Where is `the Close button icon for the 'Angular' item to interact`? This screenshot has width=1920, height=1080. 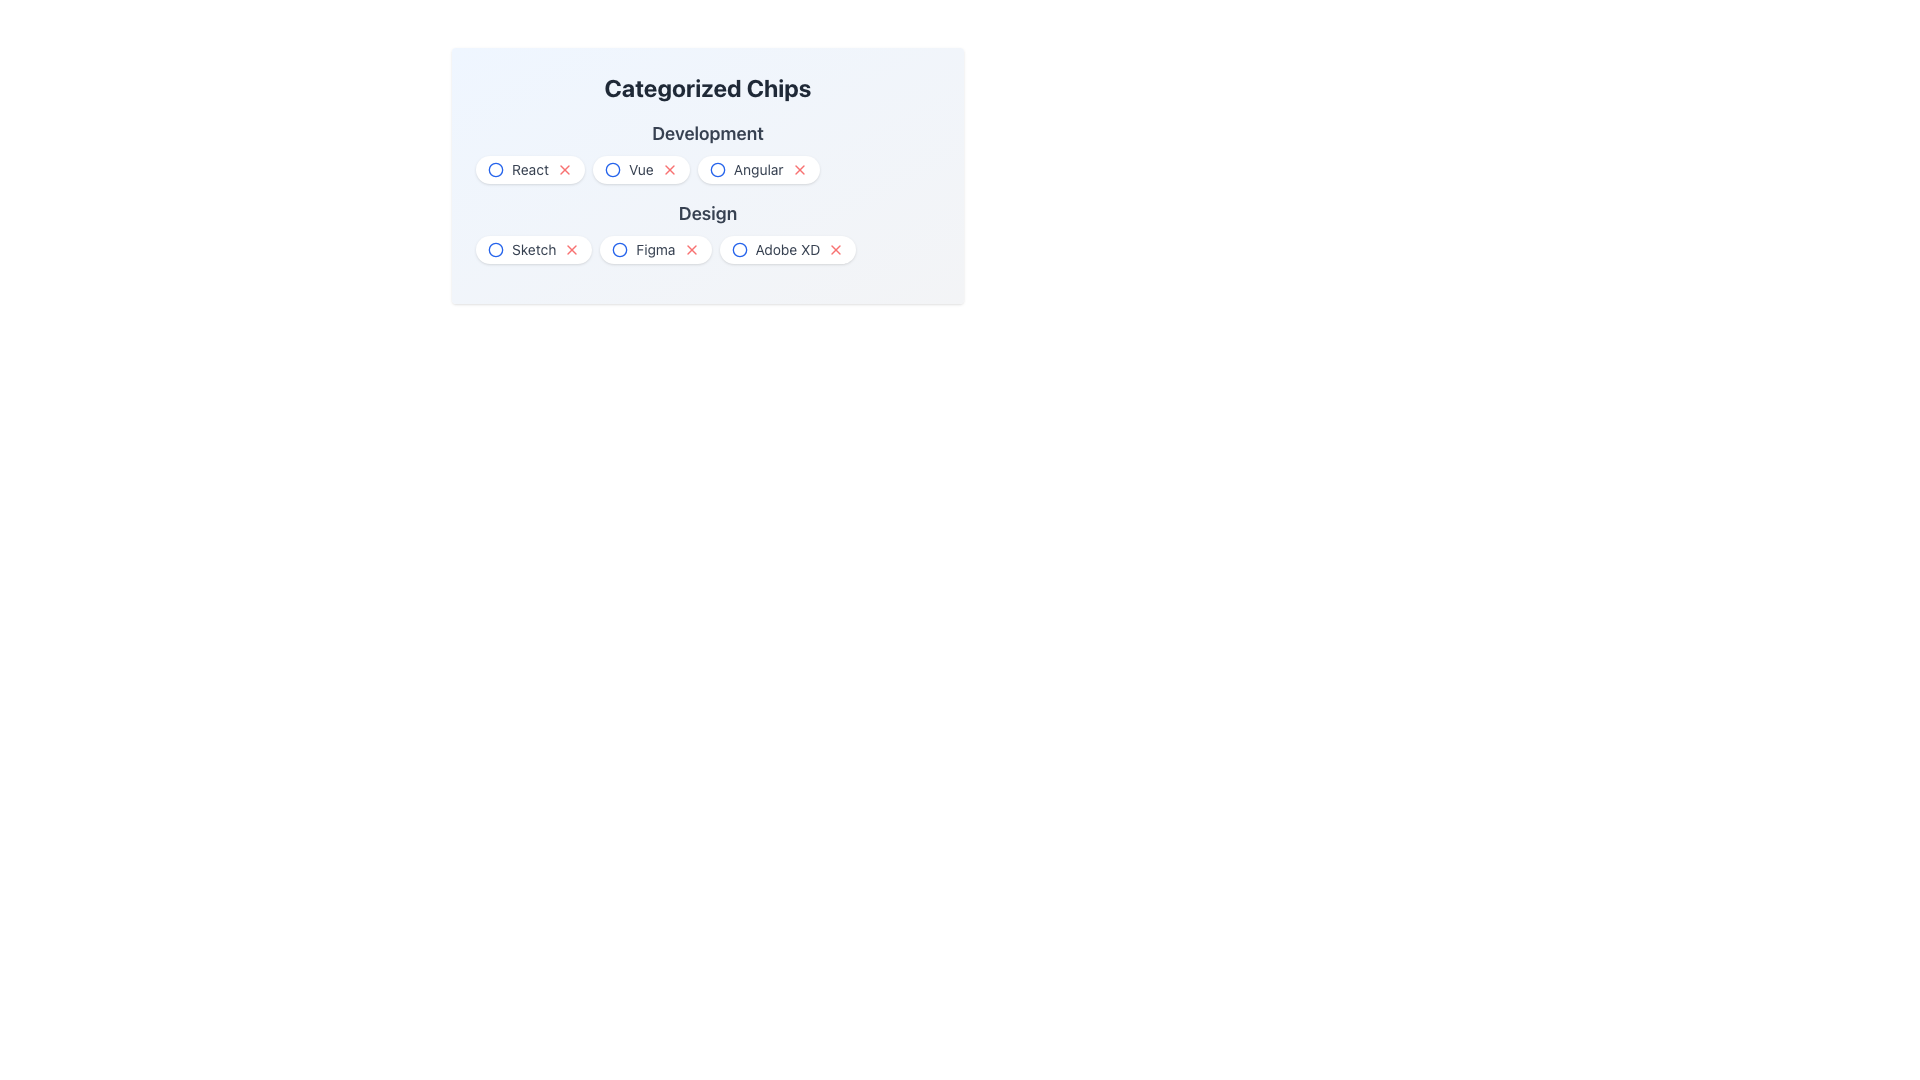
the Close button icon for the 'Angular' item to interact is located at coordinates (798, 168).